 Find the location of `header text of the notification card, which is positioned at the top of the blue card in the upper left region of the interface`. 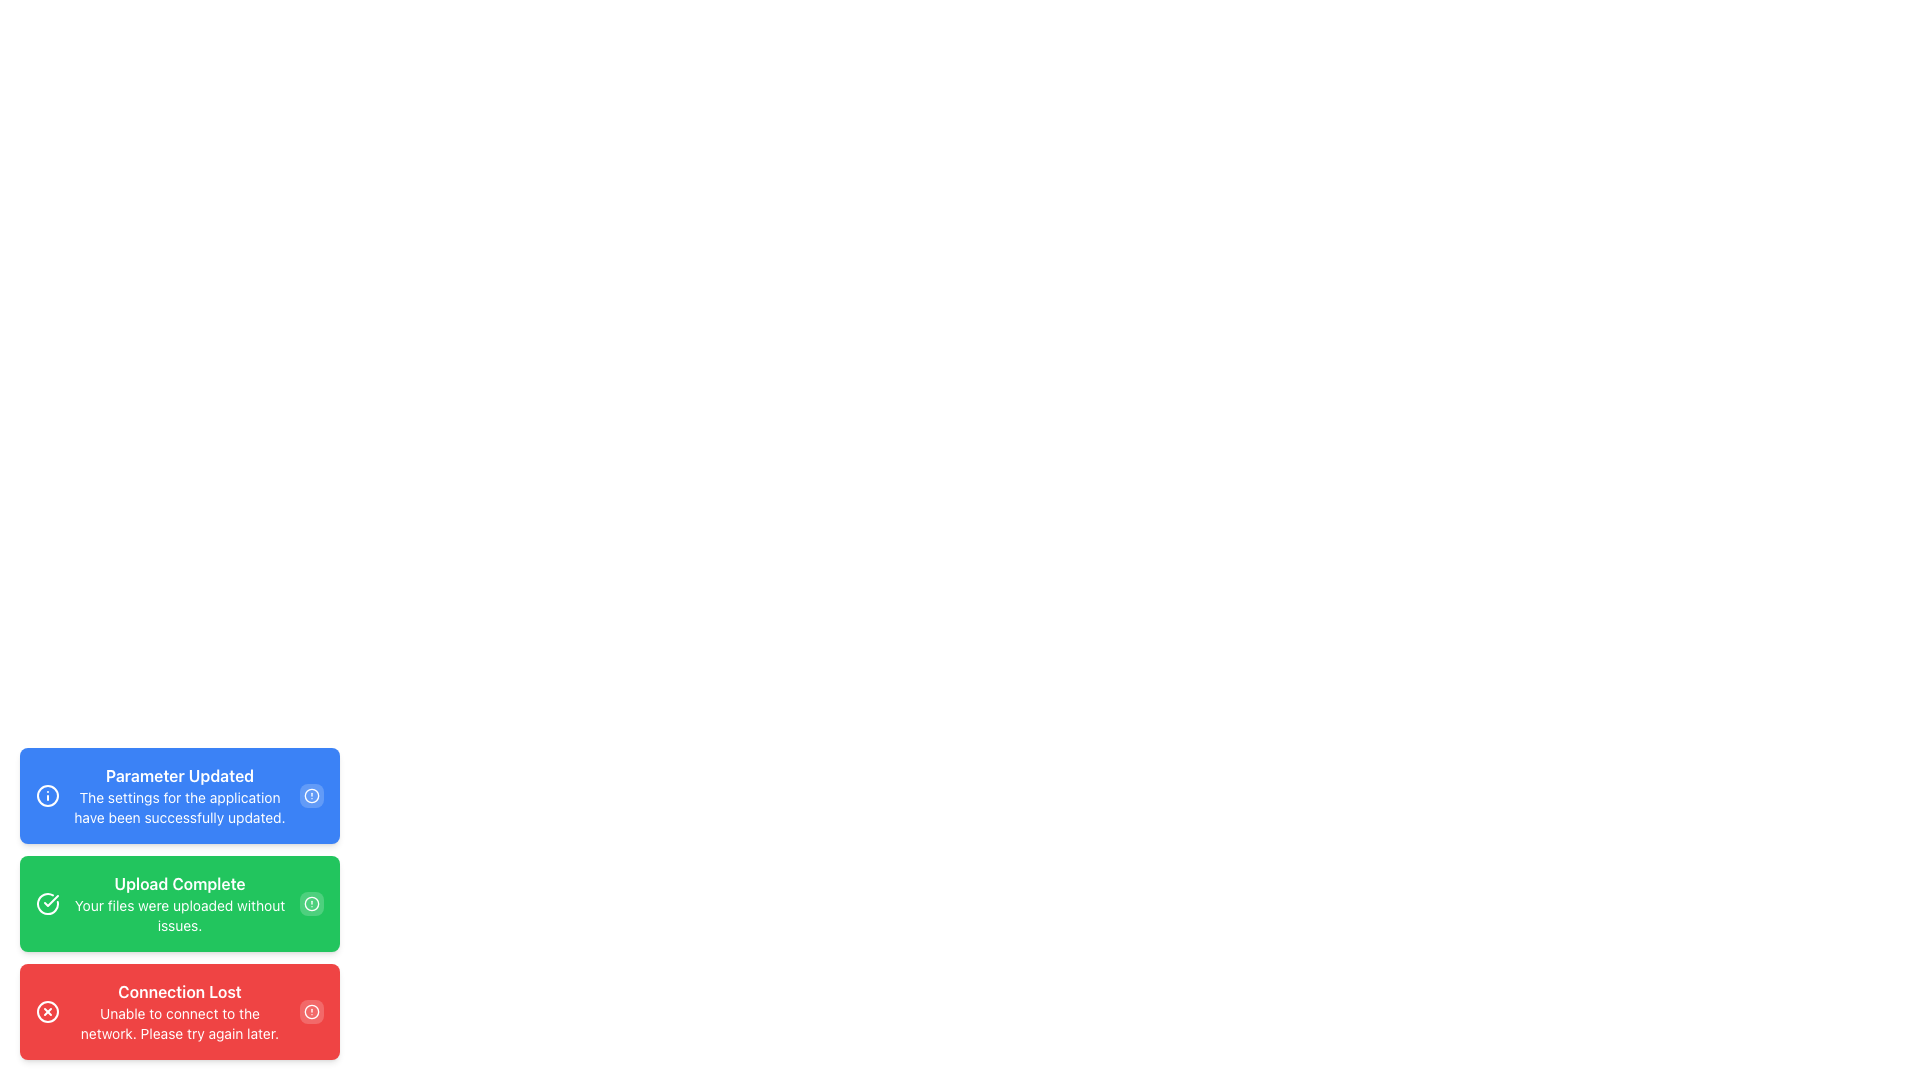

header text of the notification card, which is positioned at the top of the blue card in the upper left region of the interface is located at coordinates (180, 774).